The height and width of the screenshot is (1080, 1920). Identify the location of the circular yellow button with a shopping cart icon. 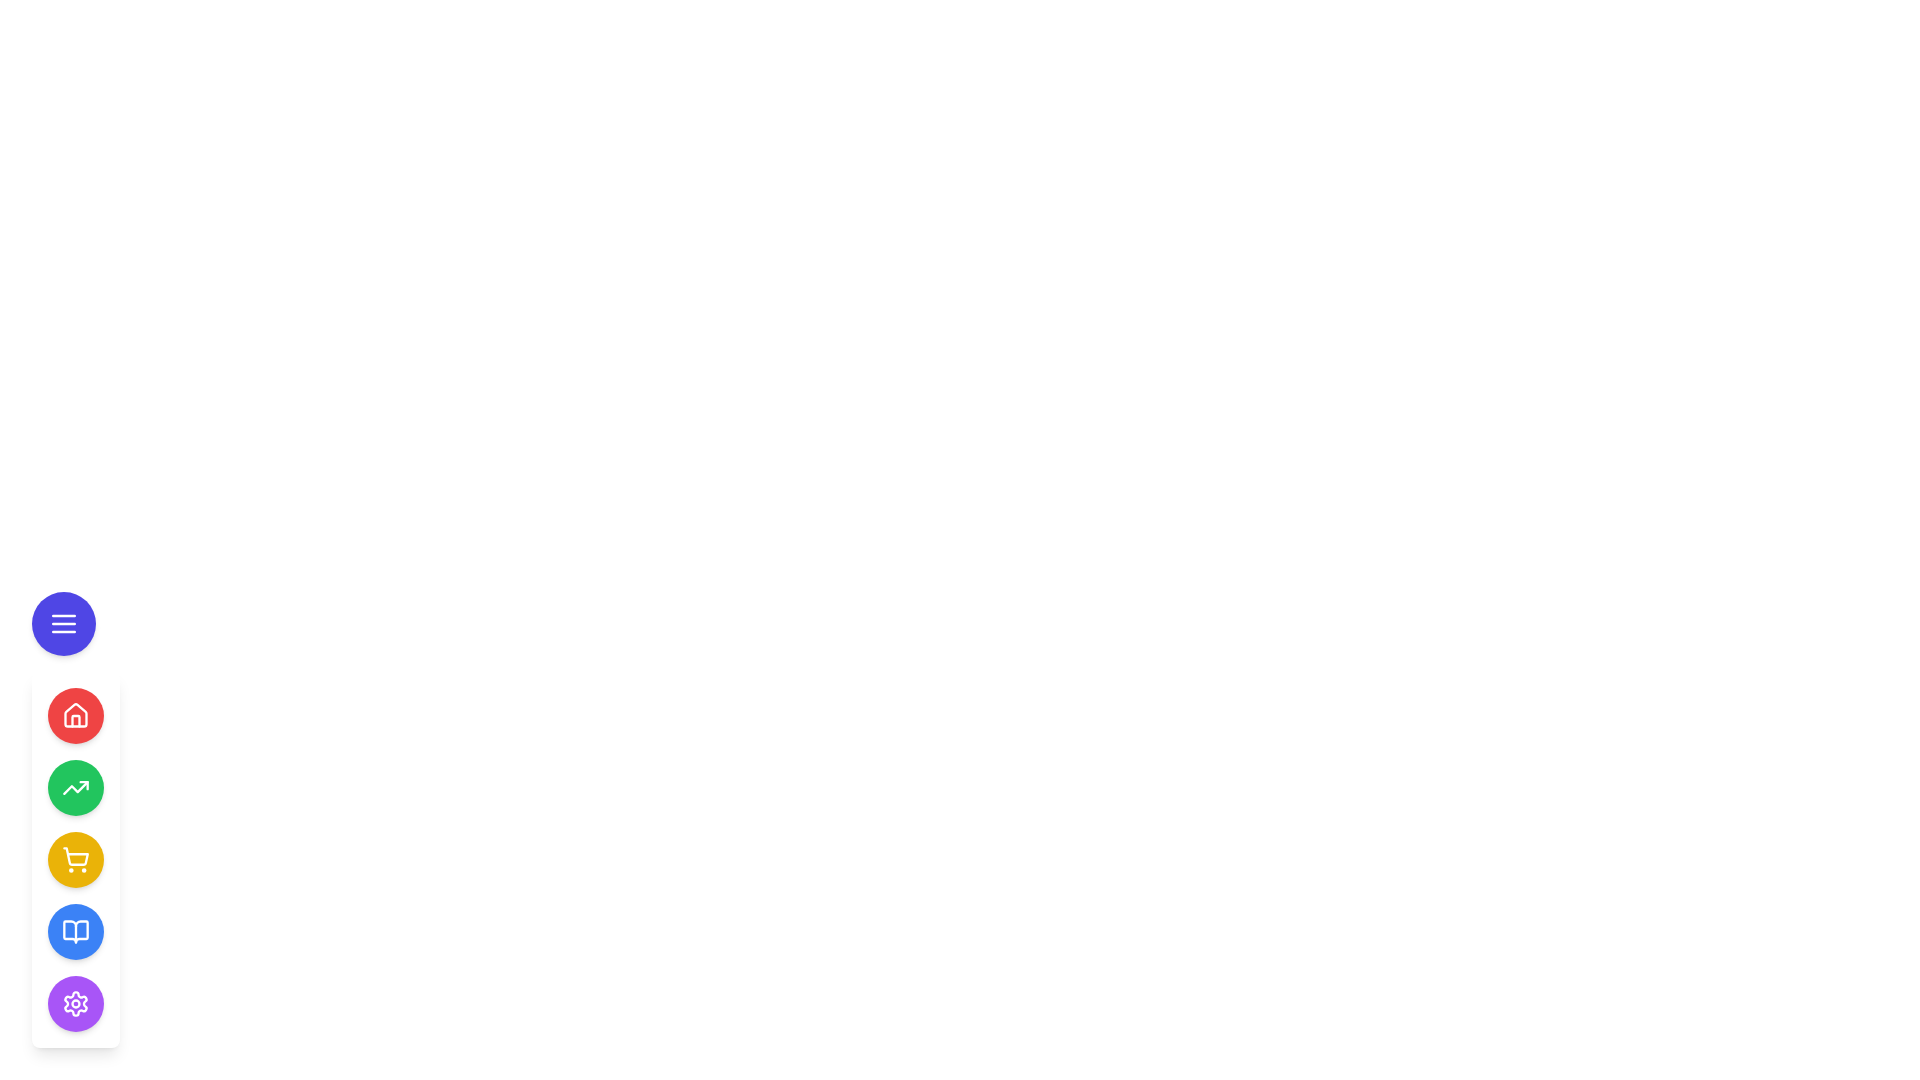
(76, 820).